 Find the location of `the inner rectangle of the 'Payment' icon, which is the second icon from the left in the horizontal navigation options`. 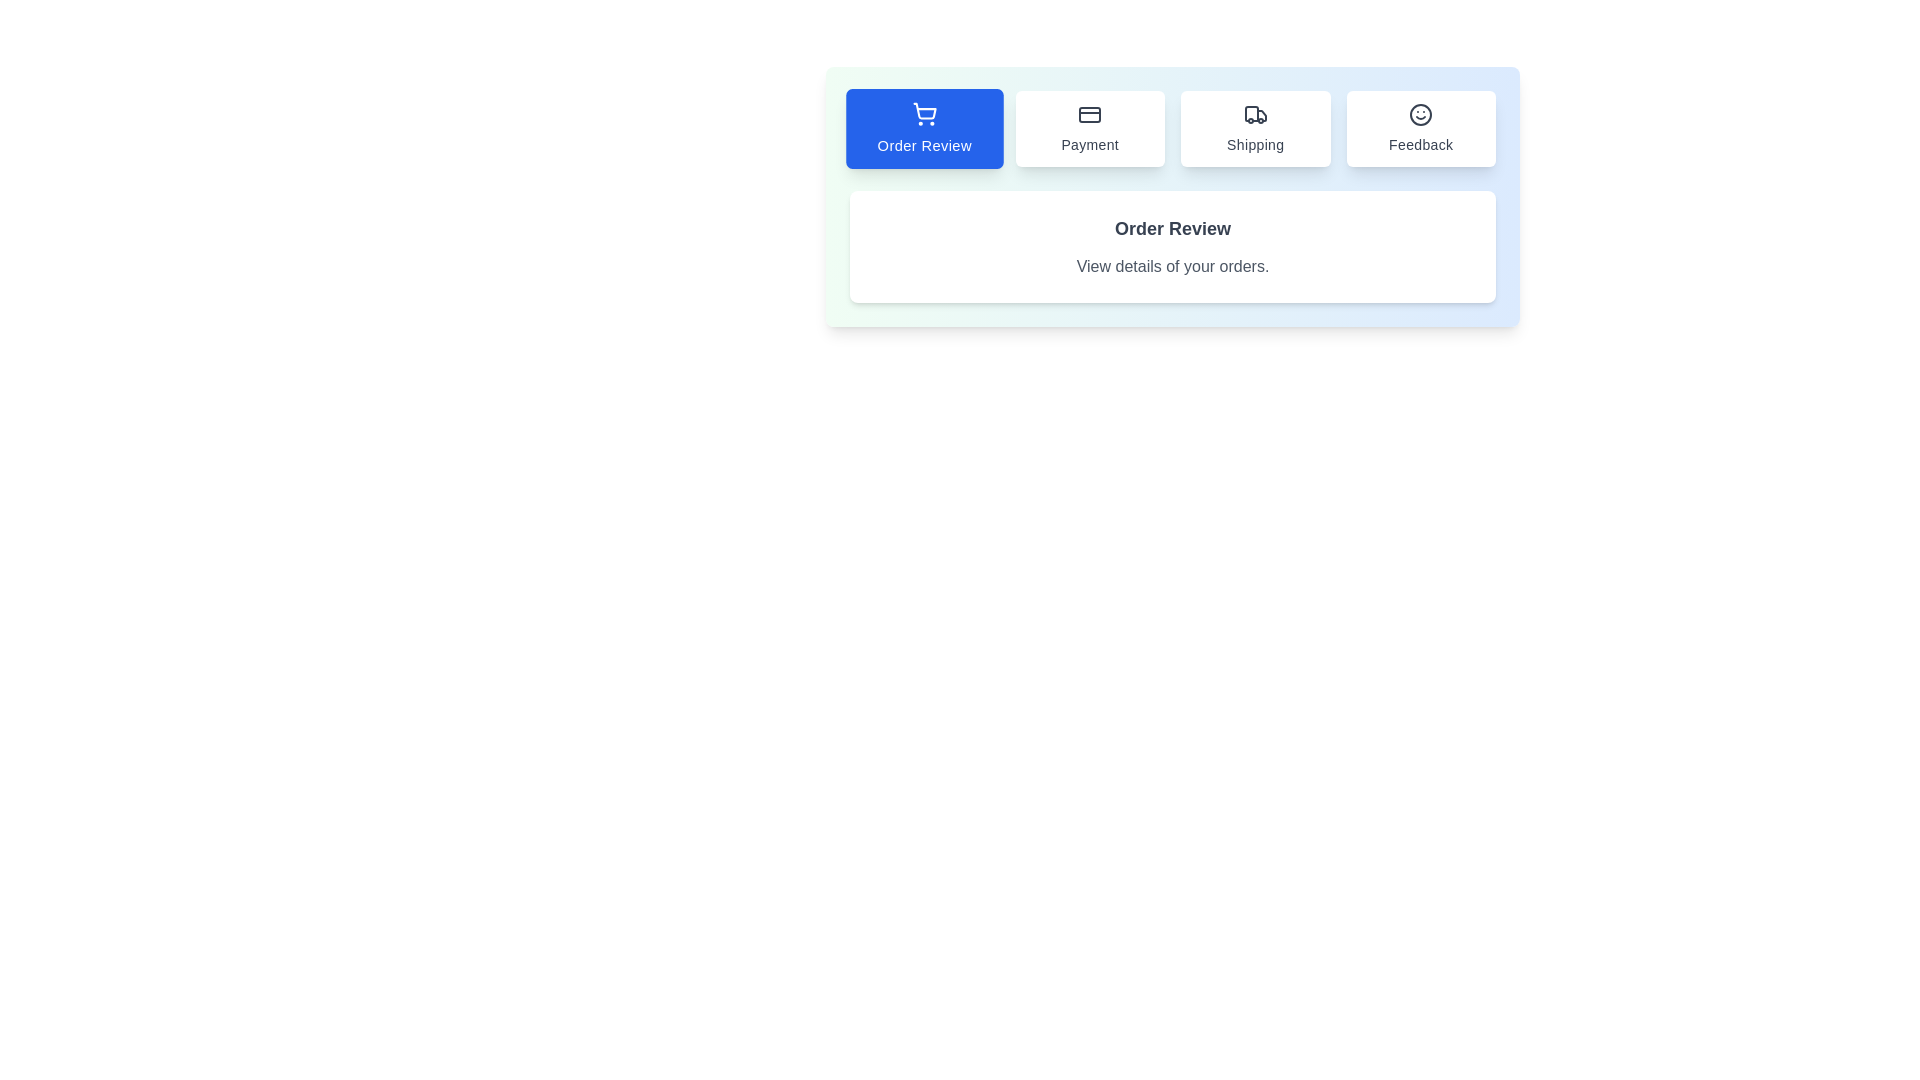

the inner rectangle of the 'Payment' icon, which is the second icon from the left in the horizontal navigation options is located at coordinates (1089, 115).